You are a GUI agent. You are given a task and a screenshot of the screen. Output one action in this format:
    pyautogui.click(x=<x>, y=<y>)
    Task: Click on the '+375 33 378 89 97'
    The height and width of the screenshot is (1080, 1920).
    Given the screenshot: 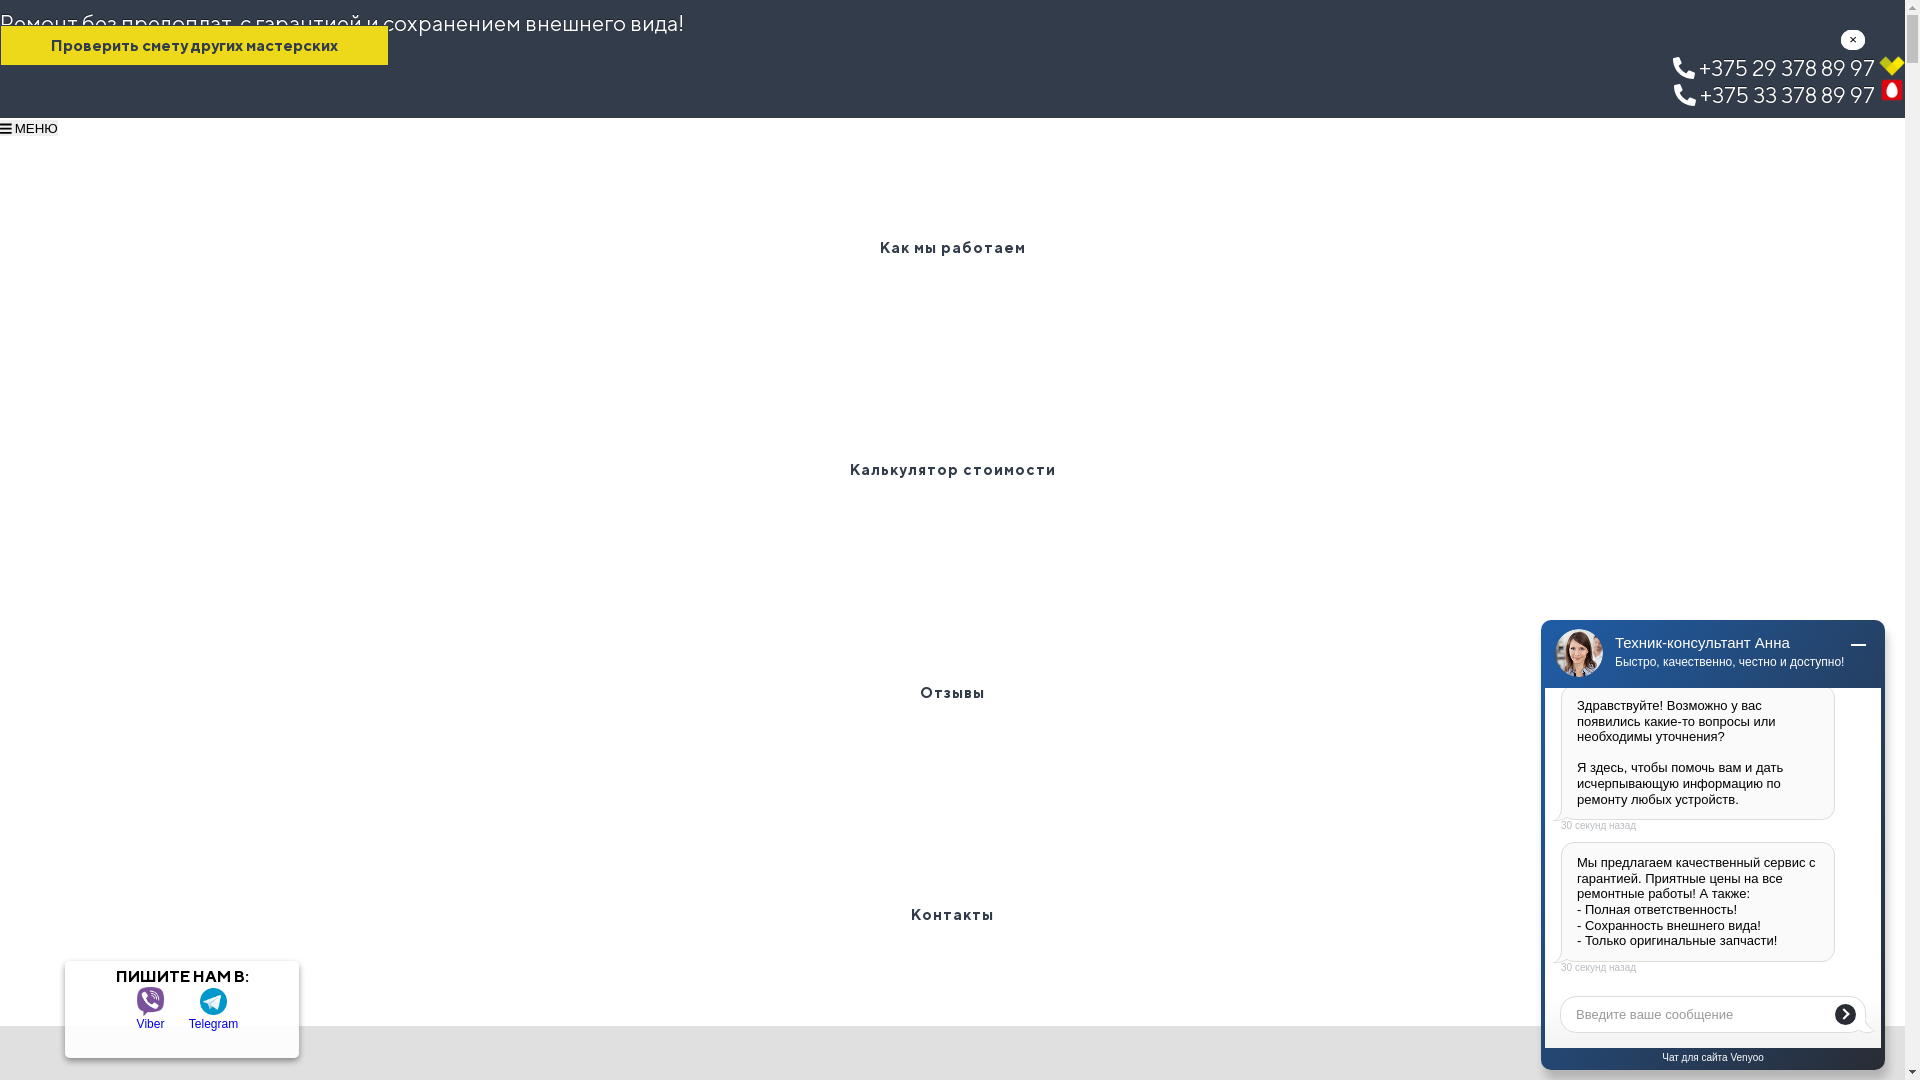 What is the action you would take?
    pyautogui.click(x=1674, y=95)
    